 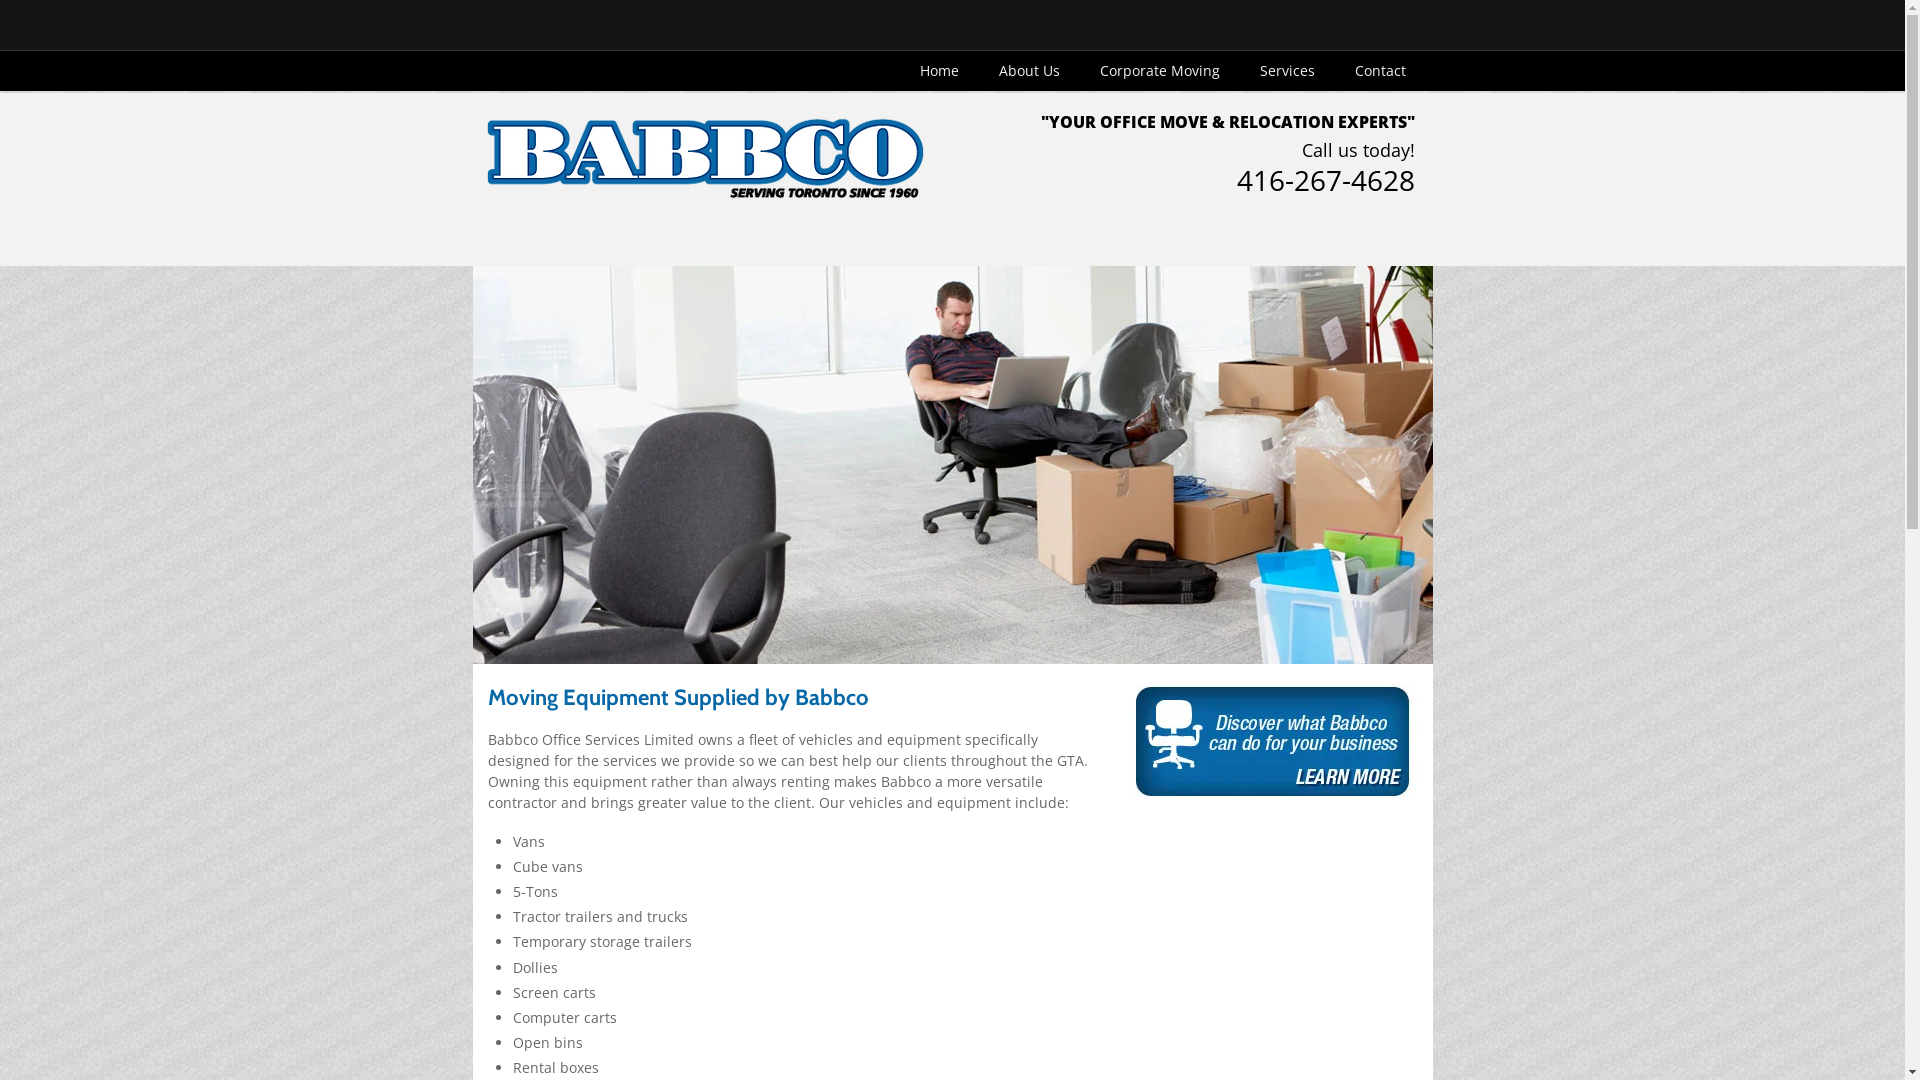 What do you see at coordinates (978, 69) in the screenshot?
I see `'About Us'` at bounding box center [978, 69].